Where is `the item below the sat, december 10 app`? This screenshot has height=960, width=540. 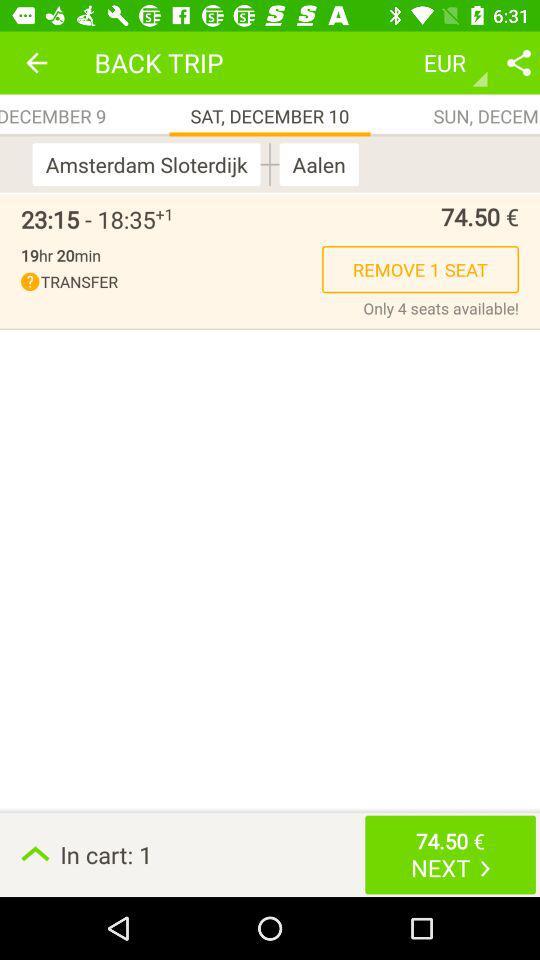
the item below the sat, december 10 app is located at coordinates (314, 163).